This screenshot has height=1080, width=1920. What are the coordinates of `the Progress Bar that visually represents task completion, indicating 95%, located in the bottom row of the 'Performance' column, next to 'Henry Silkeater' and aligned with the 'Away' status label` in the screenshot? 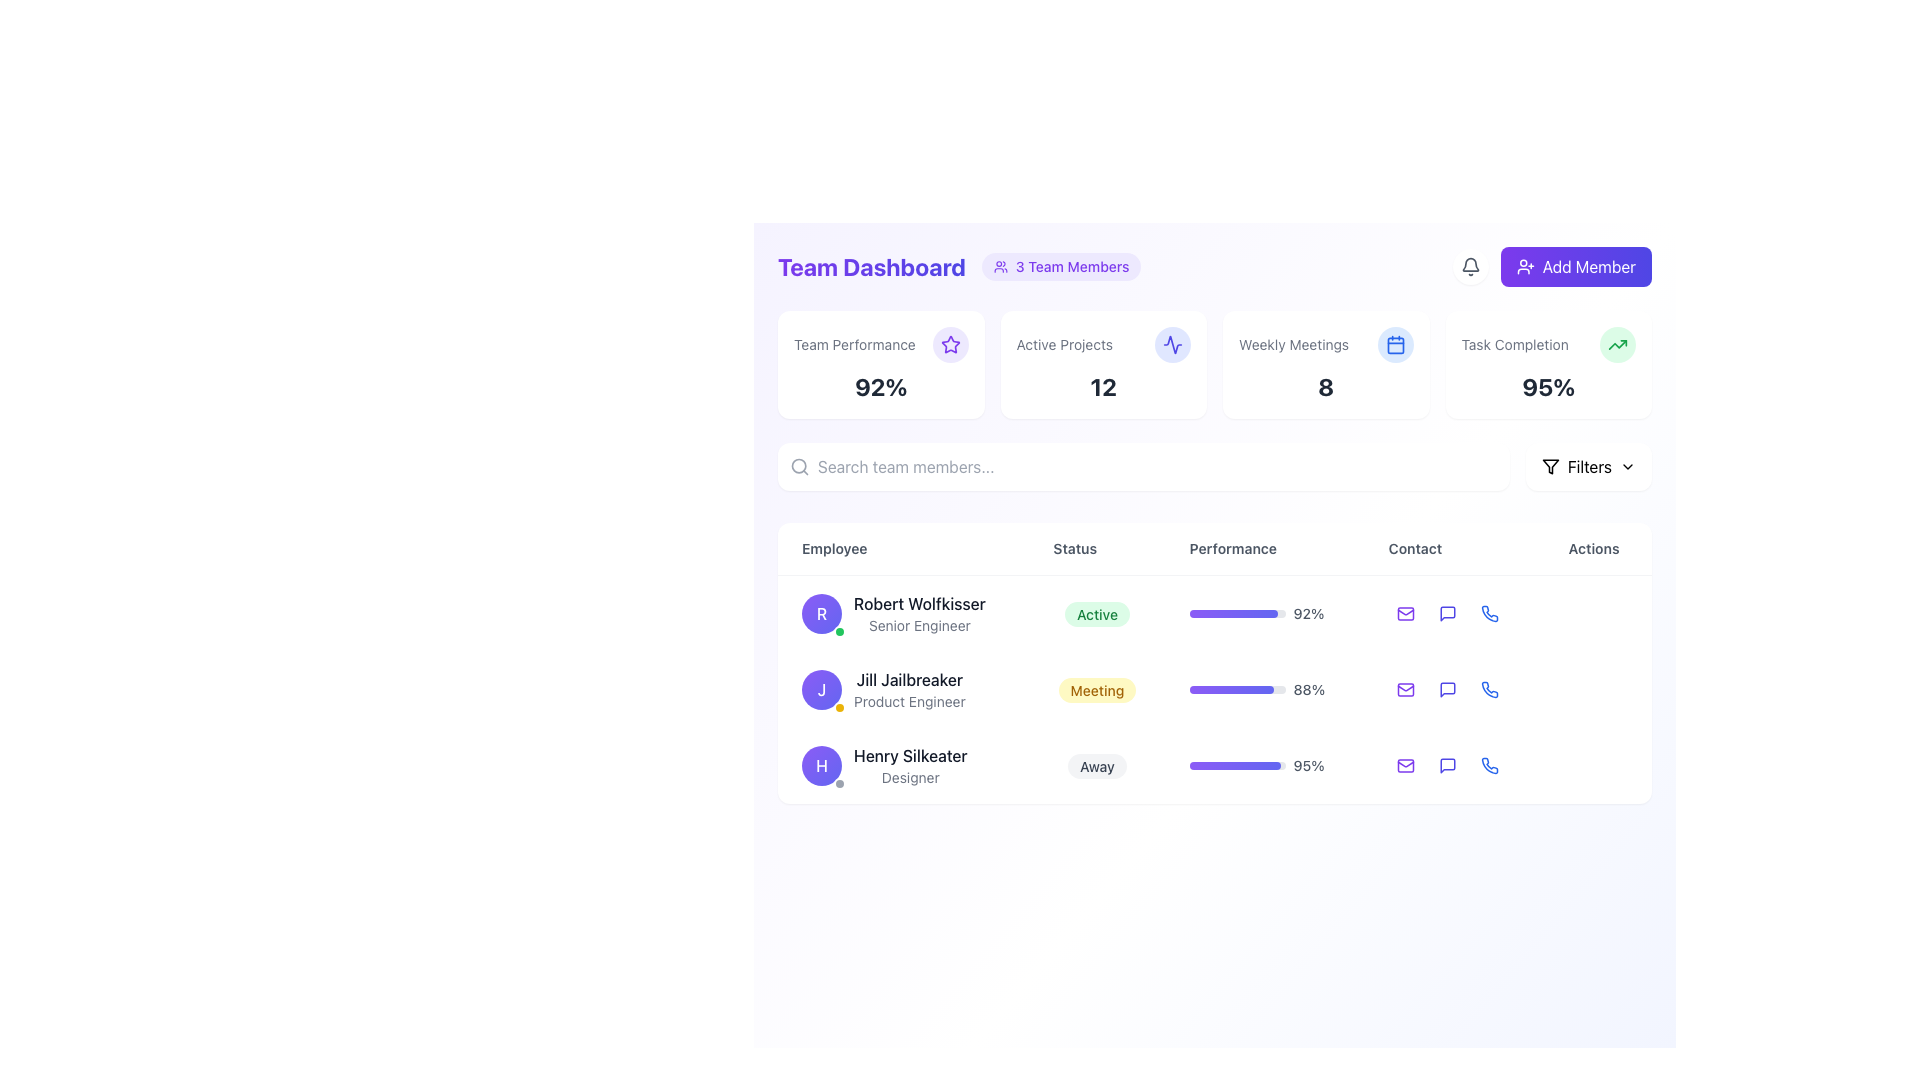 It's located at (1236, 765).